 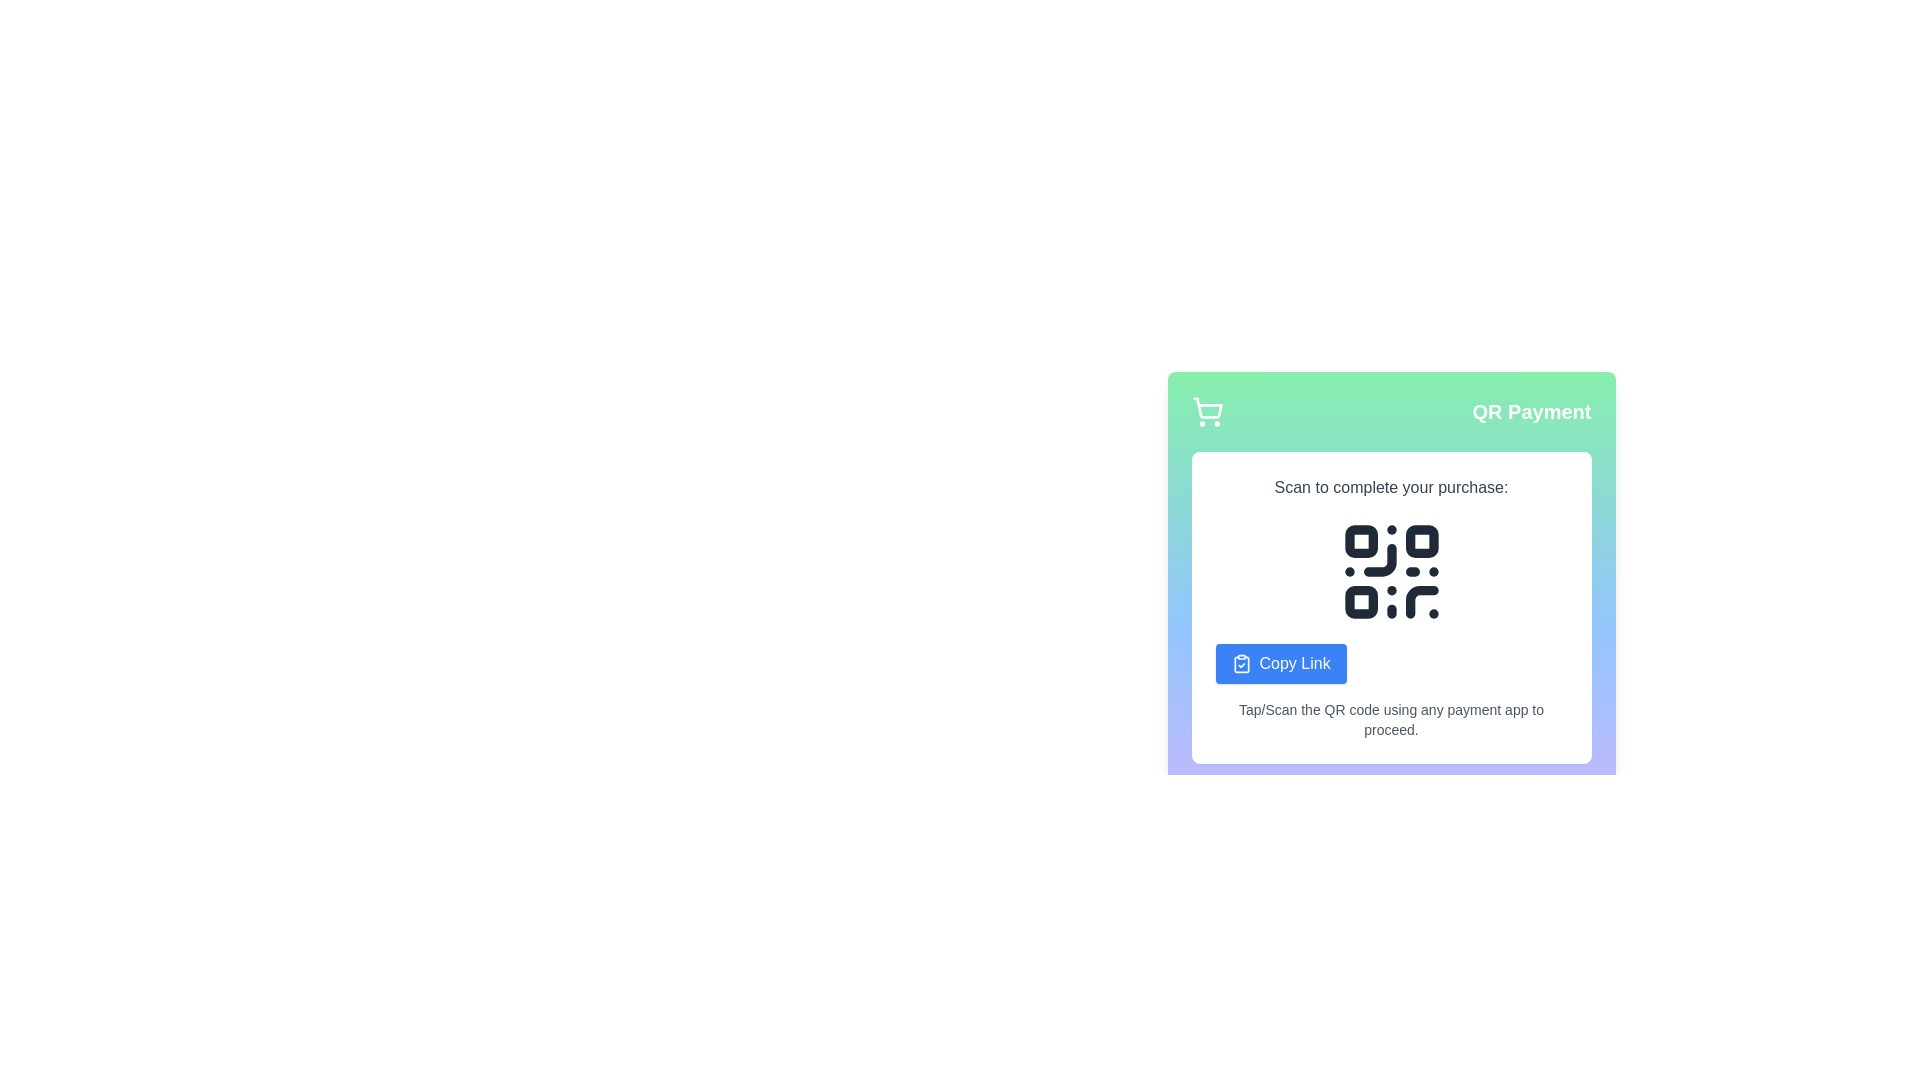 What do you see at coordinates (1360, 541) in the screenshot?
I see `decorative component (top-left square) of the QR code within the payment interface using developer tools` at bounding box center [1360, 541].